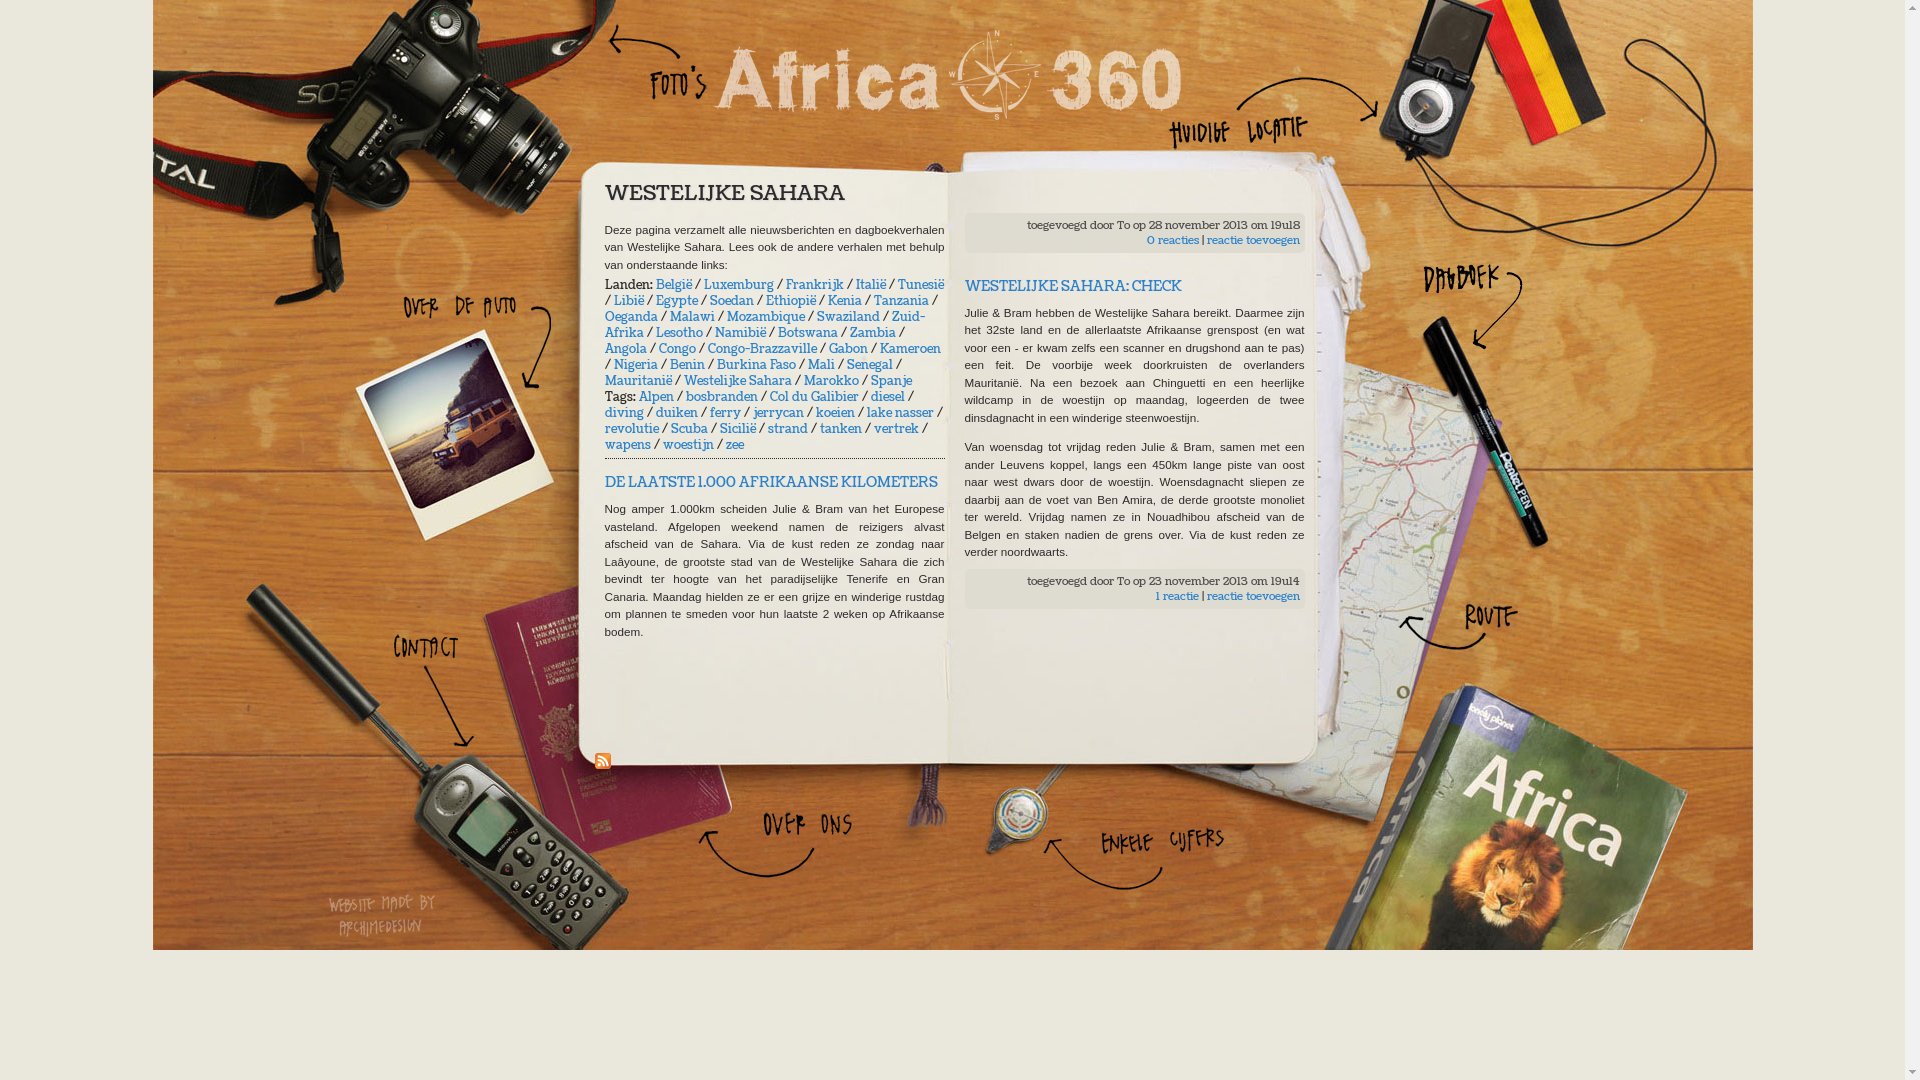  What do you see at coordinates (613, 365) in the screenshot?
I see `'Nigeria'` at bounding box center [613, 365].